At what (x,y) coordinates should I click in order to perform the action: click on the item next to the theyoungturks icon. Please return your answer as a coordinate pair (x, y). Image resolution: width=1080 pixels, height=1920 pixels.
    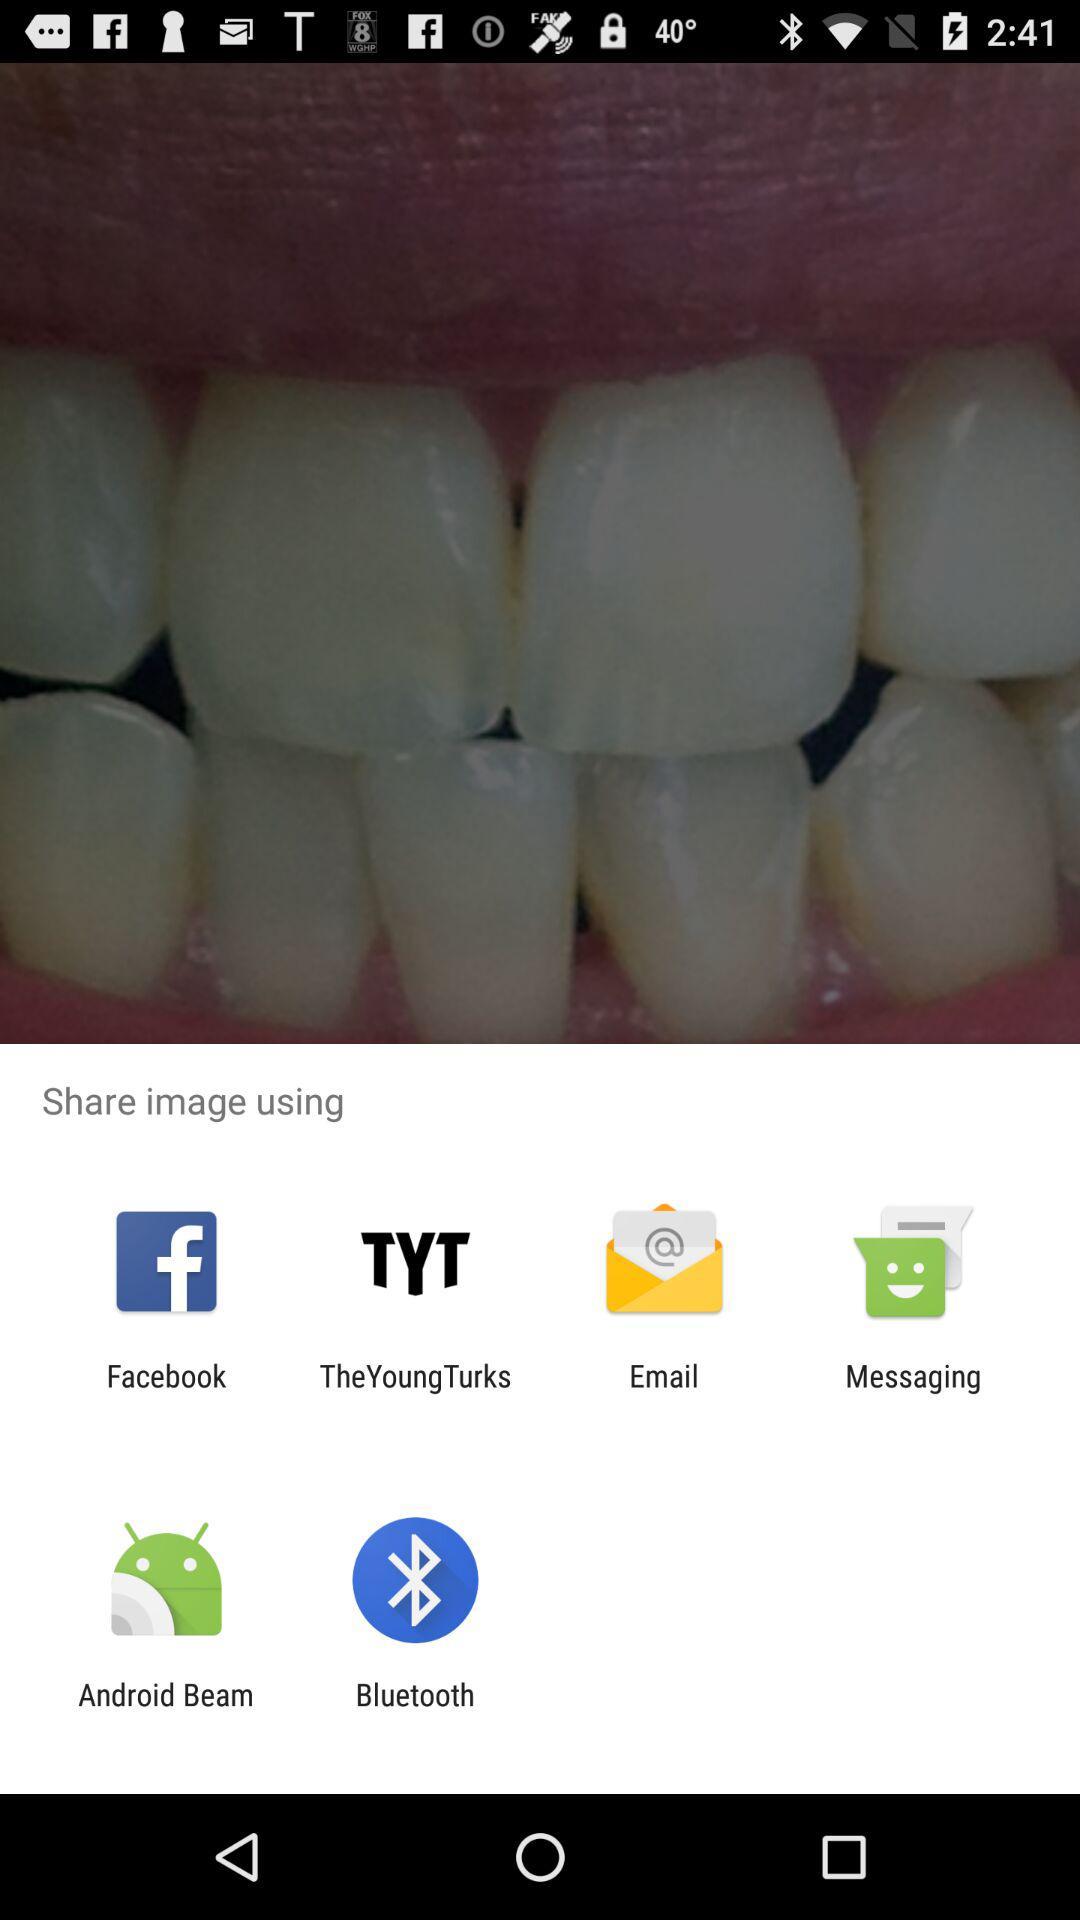
    Looking at the image, I should click on (165, 1392).